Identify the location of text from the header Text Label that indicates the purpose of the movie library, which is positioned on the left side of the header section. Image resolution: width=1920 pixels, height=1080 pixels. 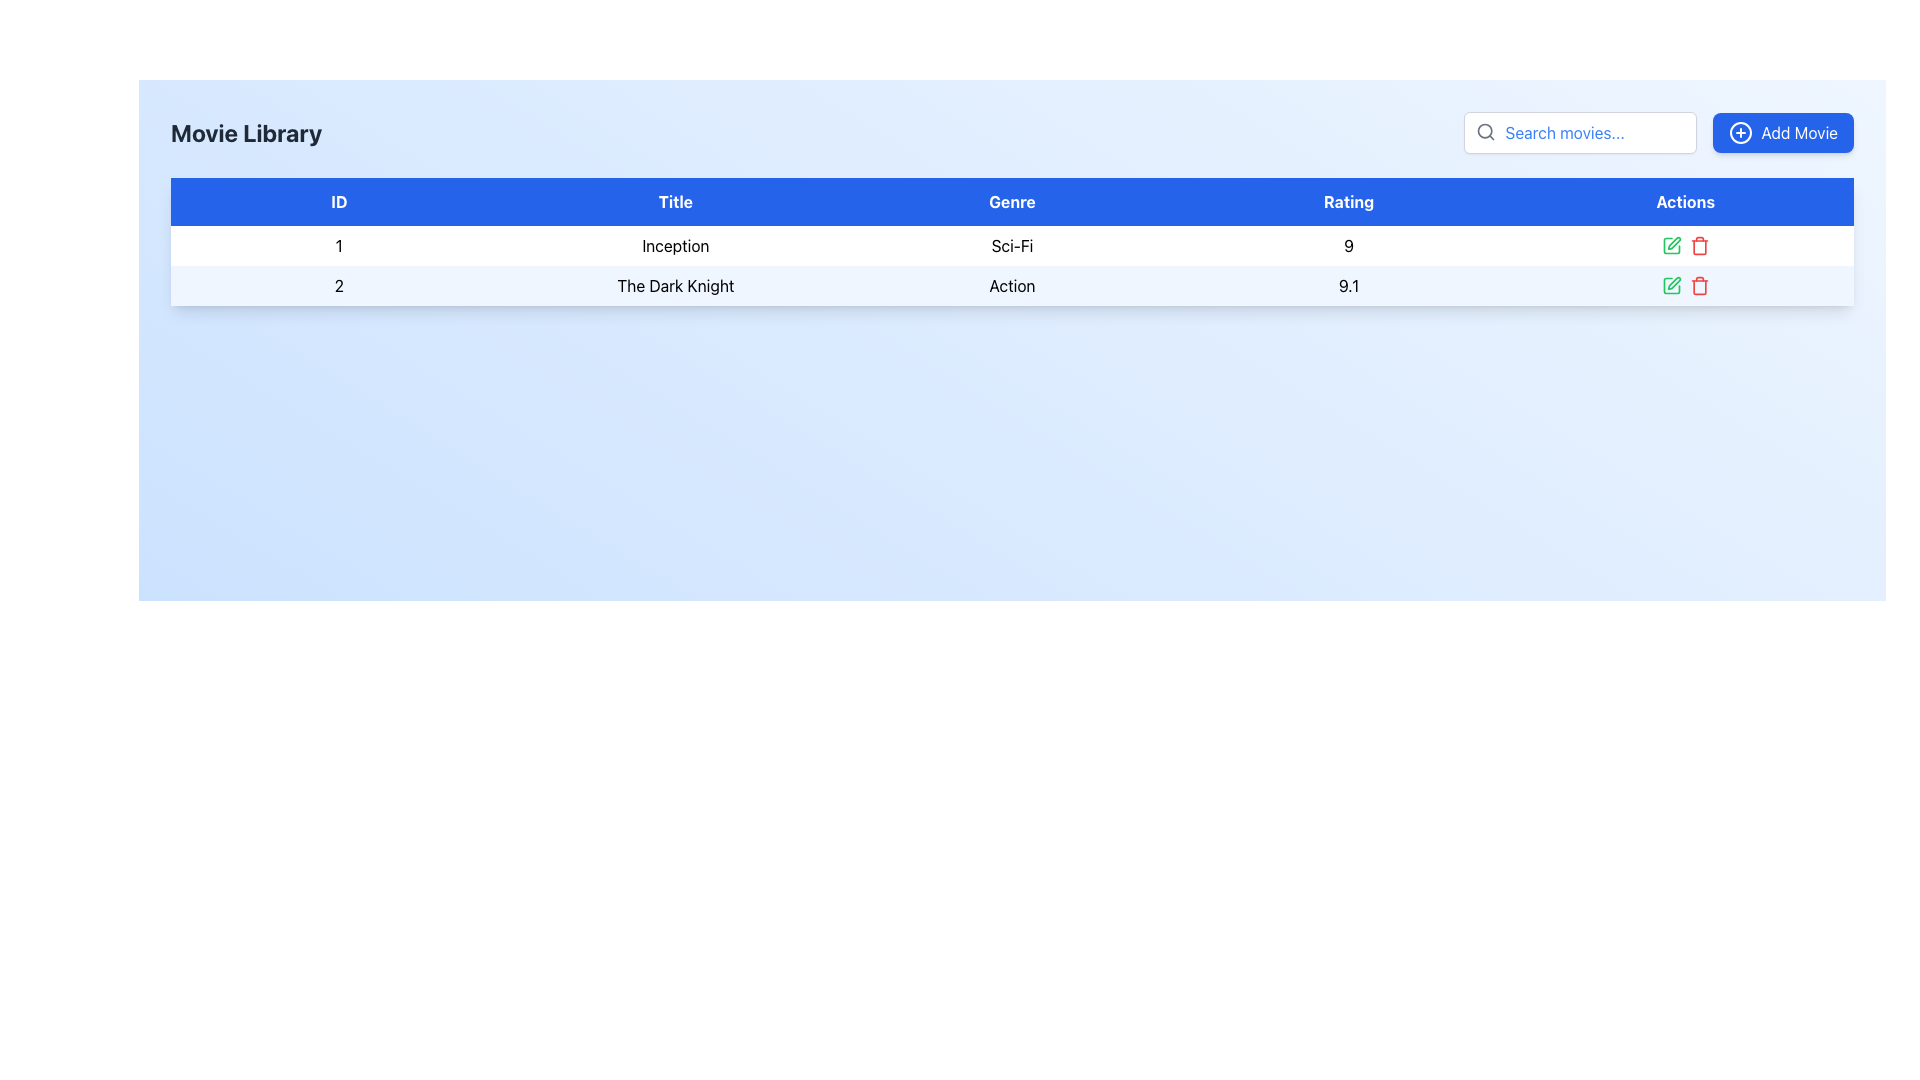
(245, 132).